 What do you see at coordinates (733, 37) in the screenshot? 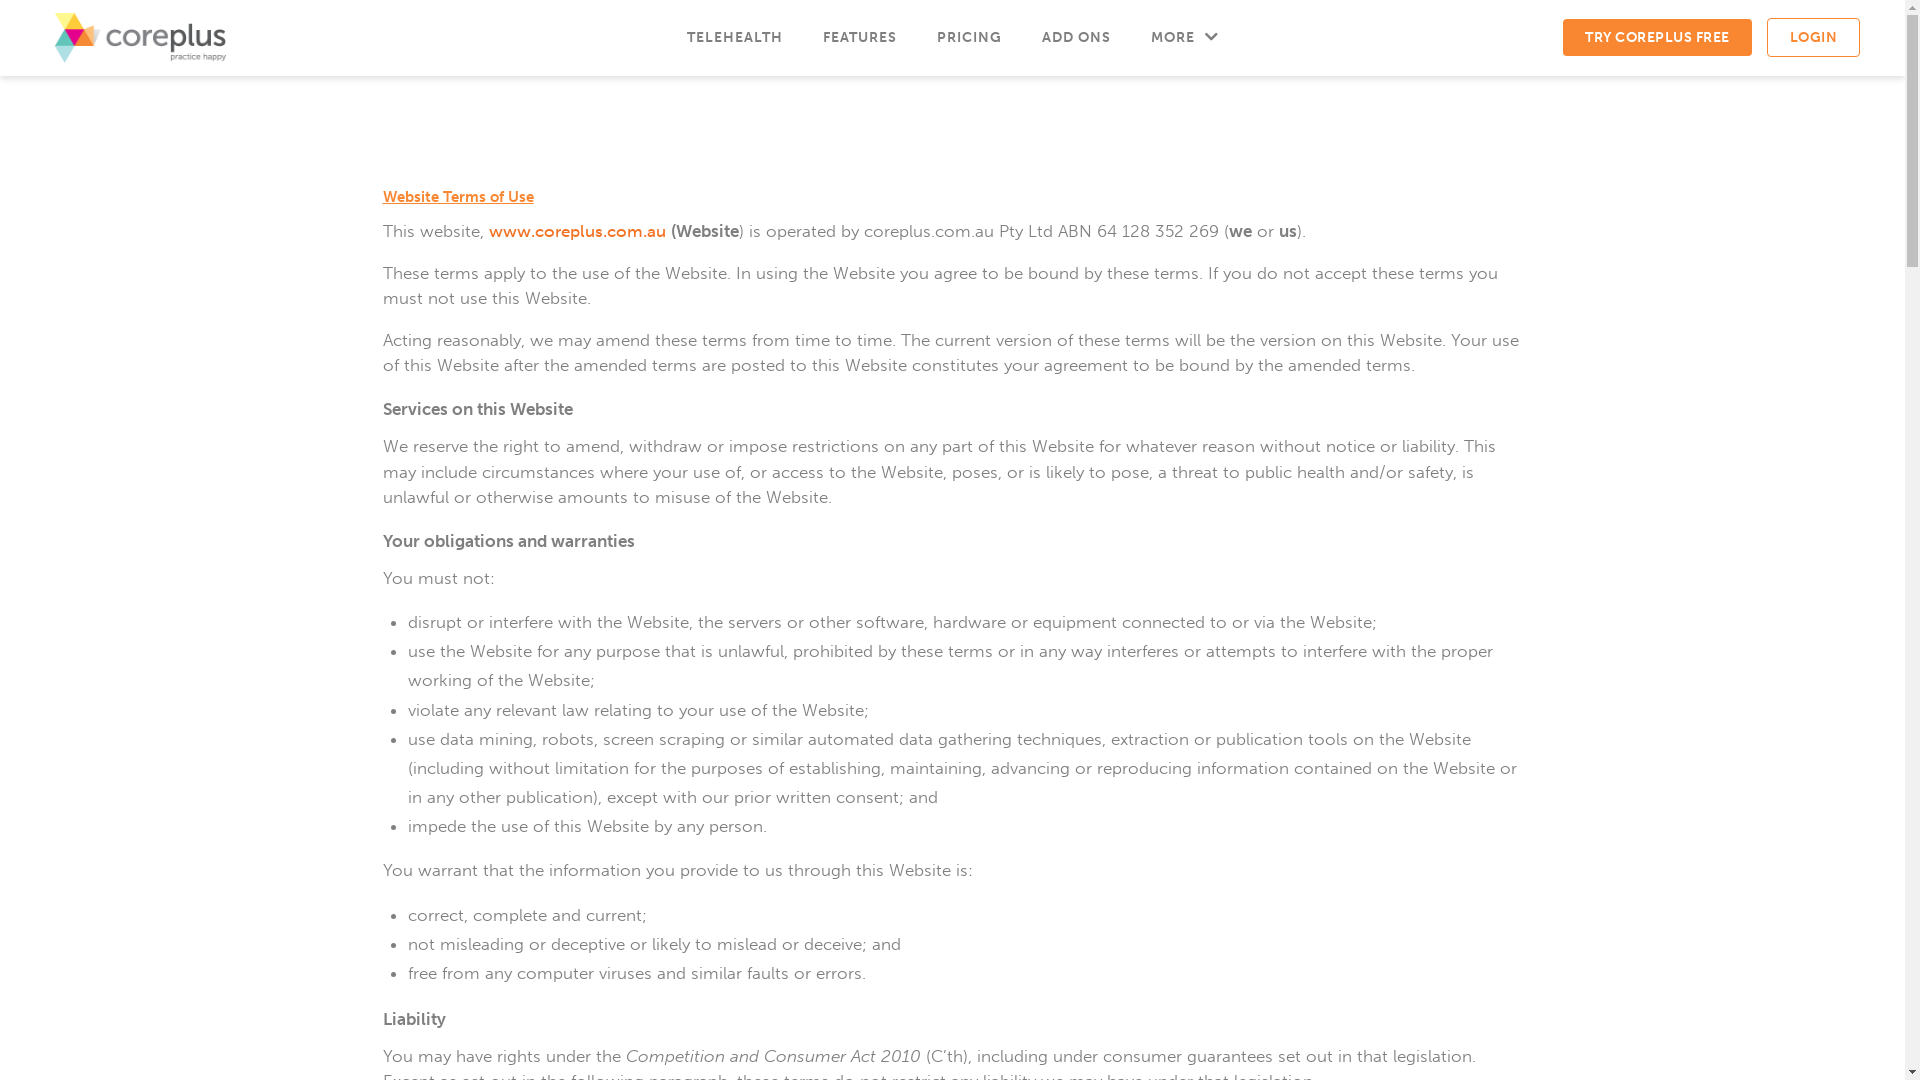
I see `'TELEHEALTH'` at bounding box center [733, 37].